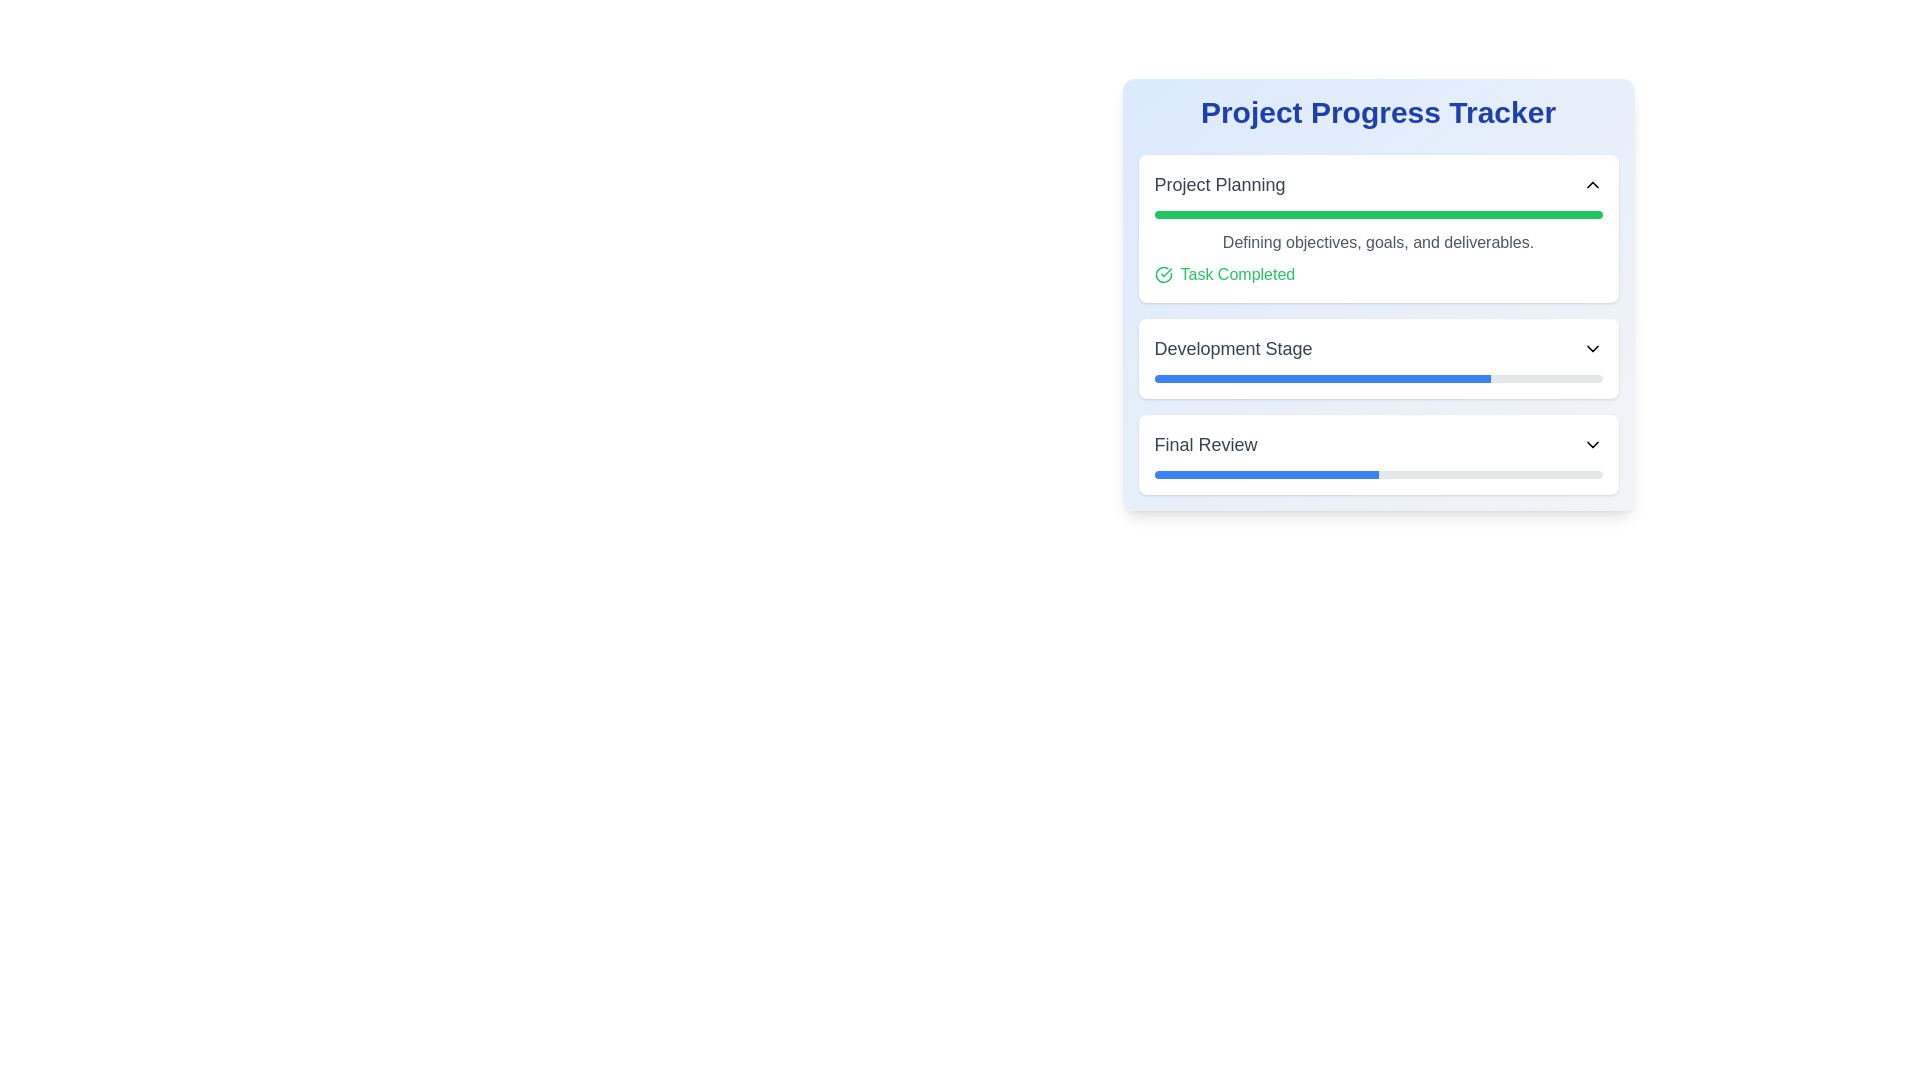  Describe the element at coordinates (1377, 215) in the screenshot. I see `the horizontal progress bar located in the 'Project Planning' section of the 'Project Progress Tracker' panel, which is situated below the section header and above the text 'Defining objectives, goals, and deliverables.'` at that location.